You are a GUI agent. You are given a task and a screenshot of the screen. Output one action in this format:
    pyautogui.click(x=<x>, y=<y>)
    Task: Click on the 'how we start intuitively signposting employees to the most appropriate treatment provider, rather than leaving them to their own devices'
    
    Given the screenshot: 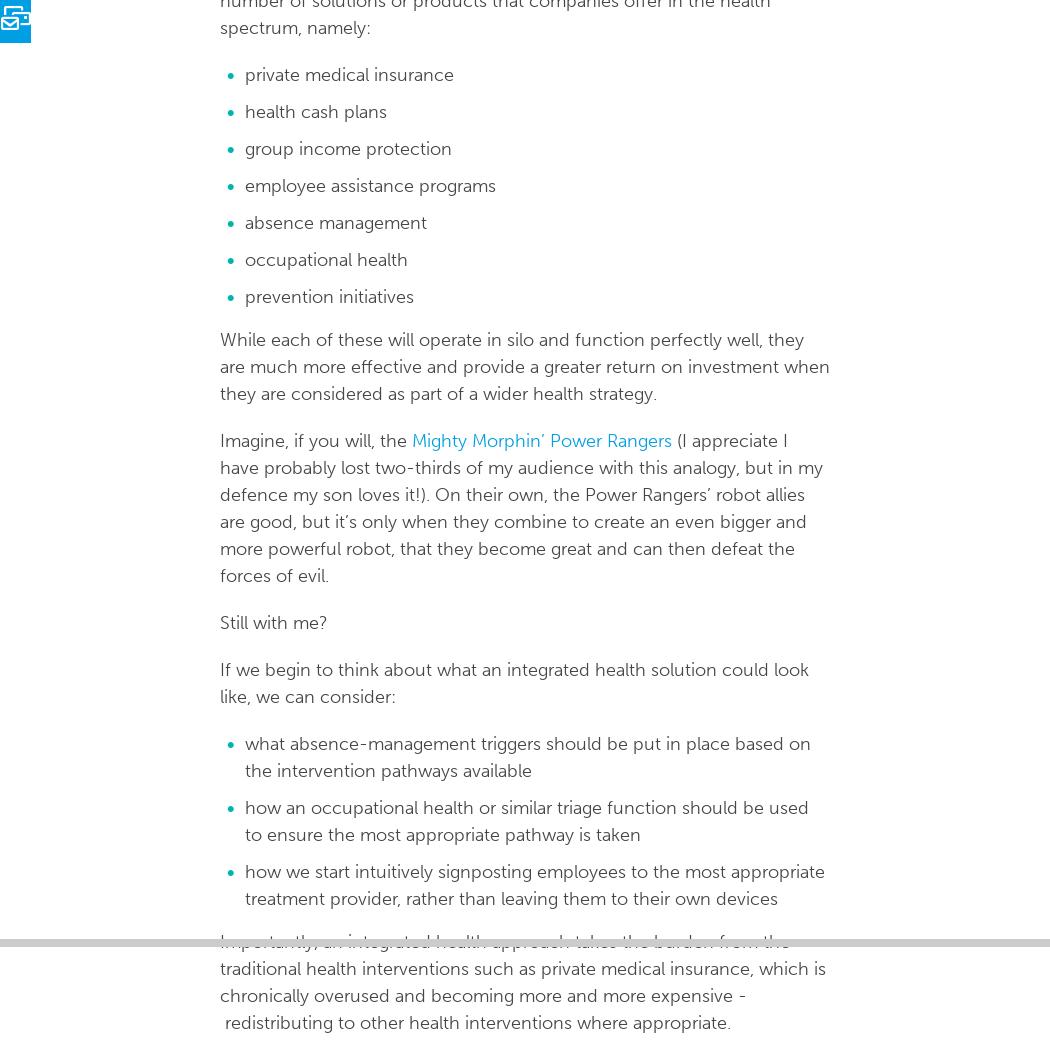 What is the action you would take?
    pyautogui.click(x=534, y=885)
    